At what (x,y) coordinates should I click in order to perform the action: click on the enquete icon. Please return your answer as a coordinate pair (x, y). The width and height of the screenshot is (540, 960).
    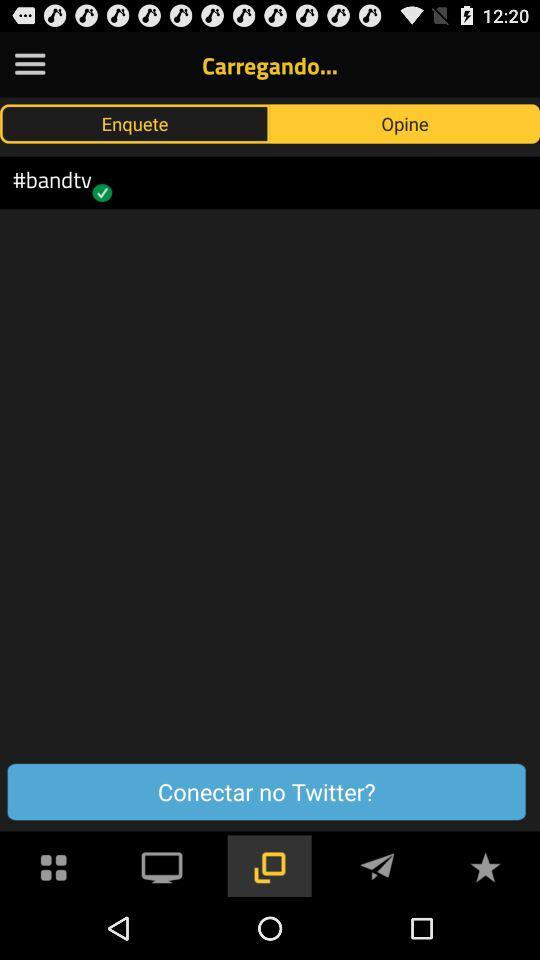
    Looking at the image, I should click on (135, 122).